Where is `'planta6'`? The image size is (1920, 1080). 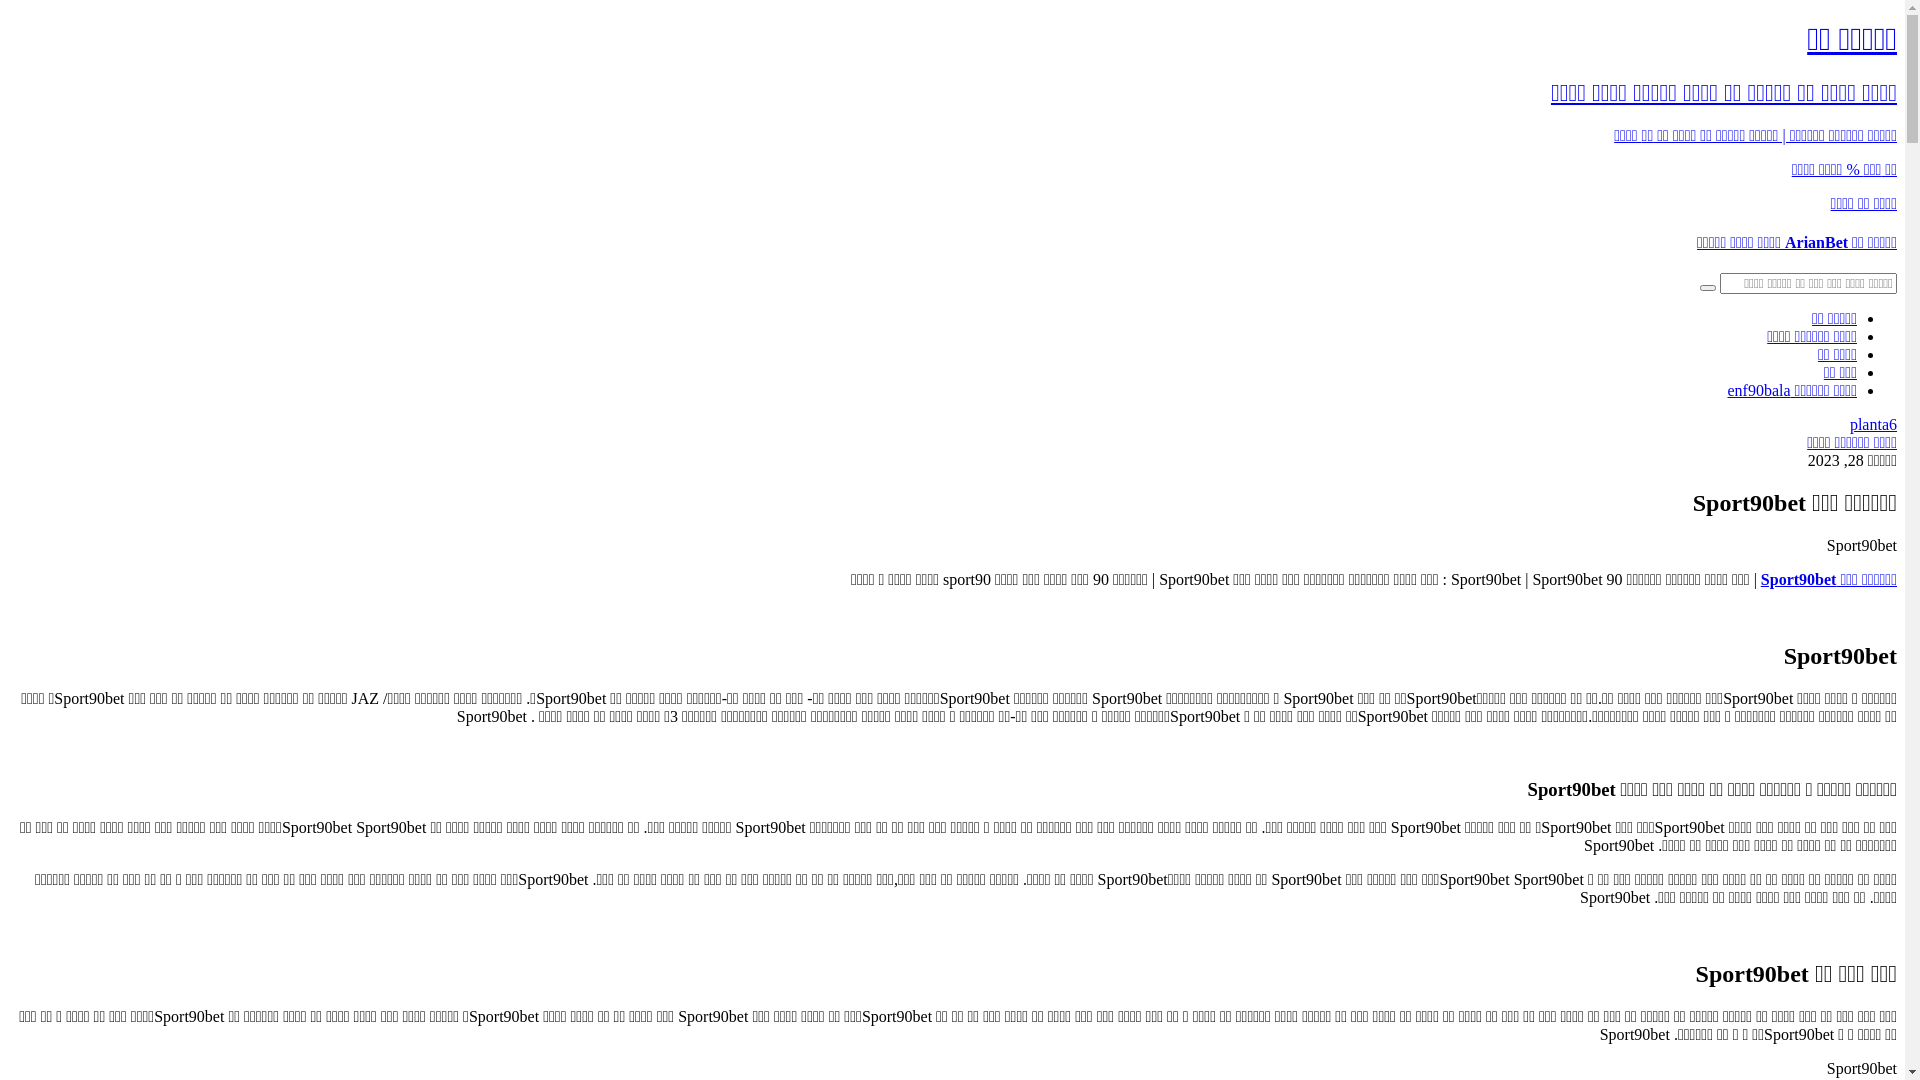
'planta6' is located at coordinates (1848, 423).